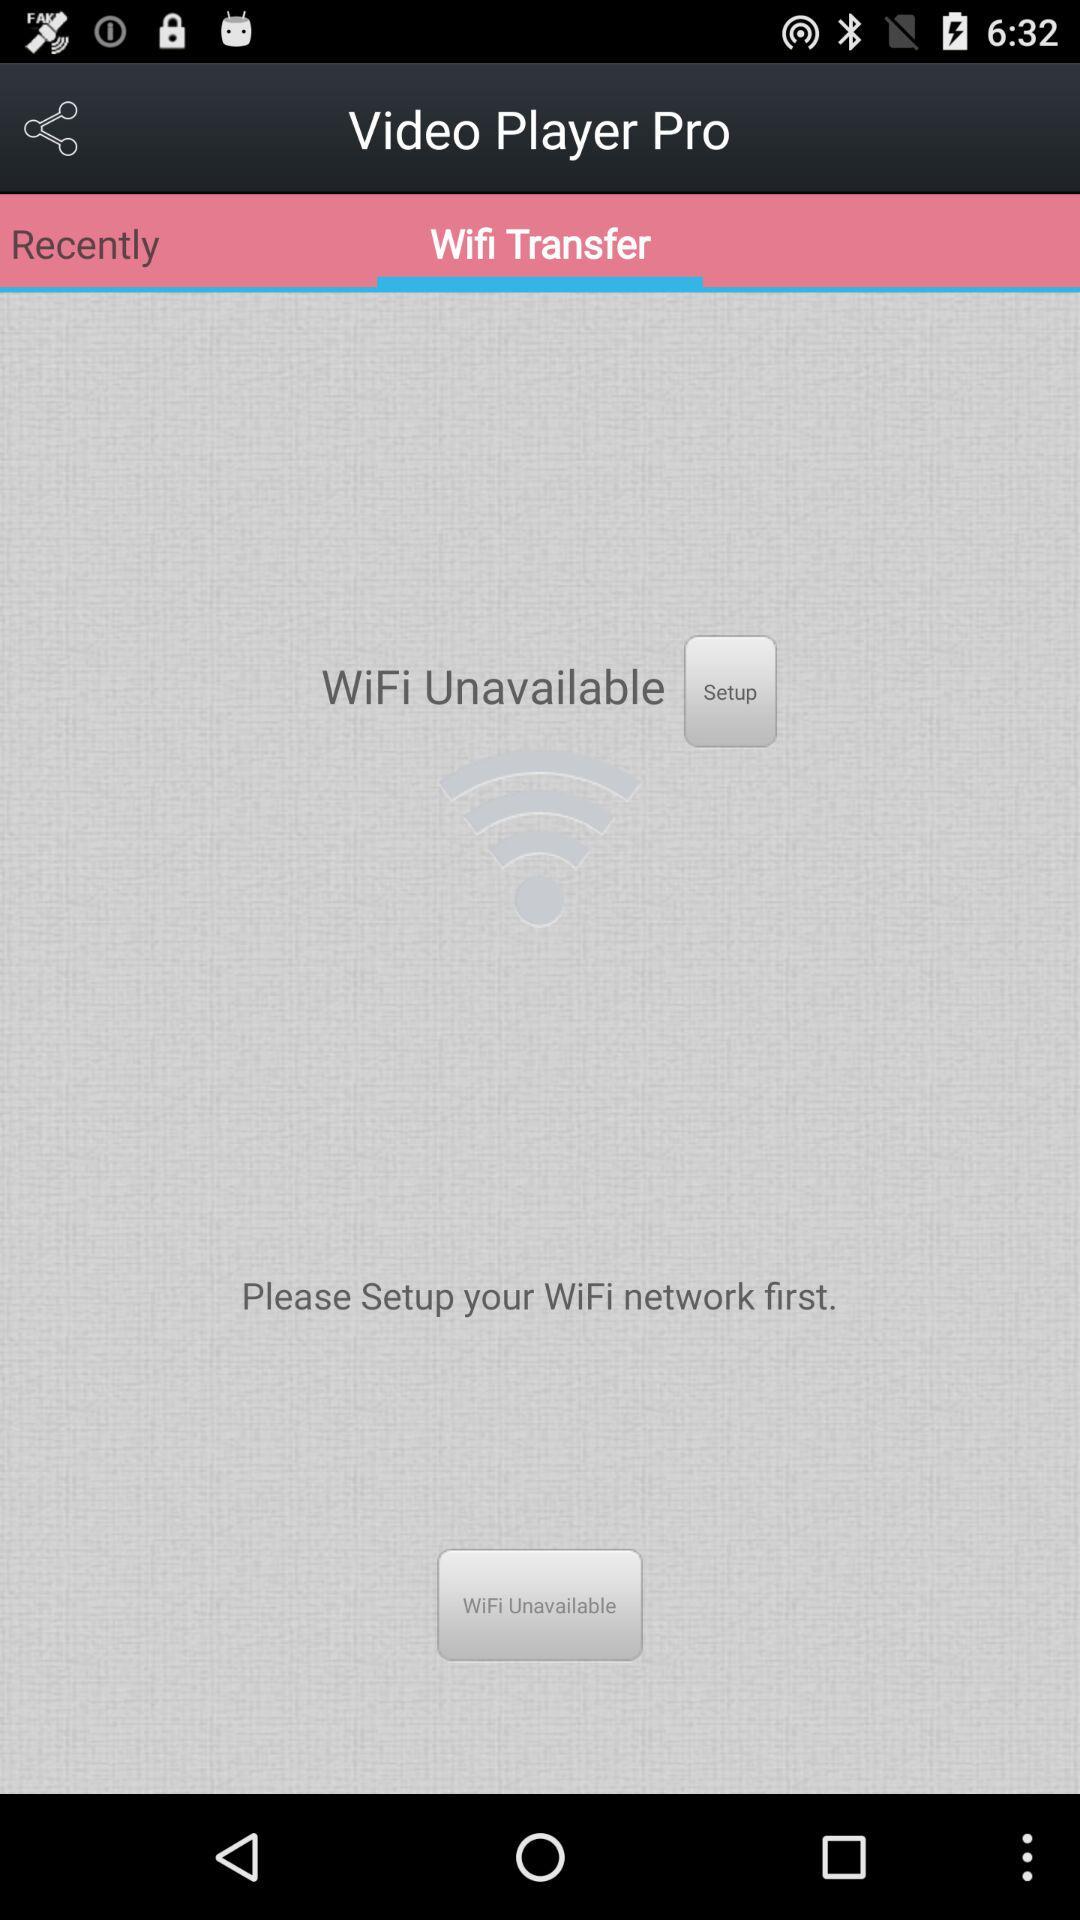 This screenshot has width=1080, height=1920. What do you see at coordinates (538, 838) in the screenshot?
I see `the item below the wifi unavailable icon` at bounding box center [538, 838].